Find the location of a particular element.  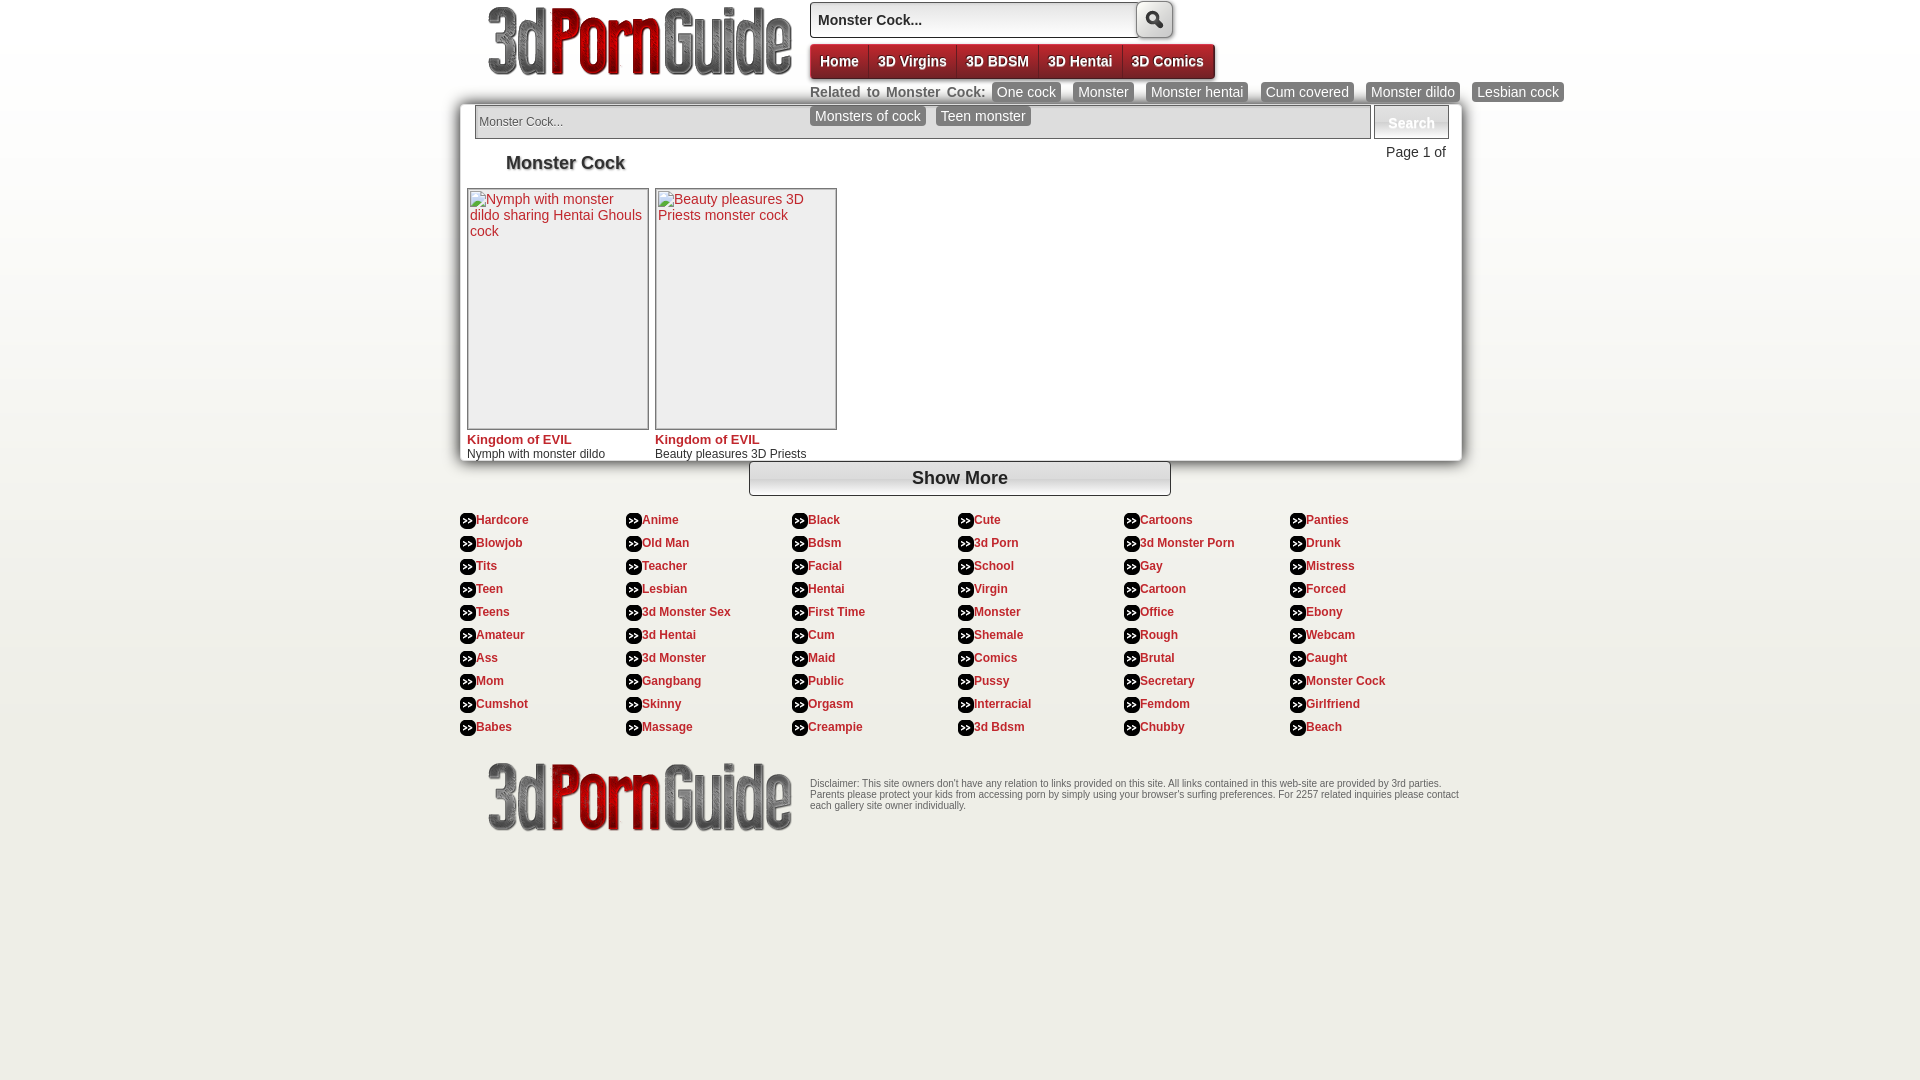

'Shemale' is located at coordinates (998, 635).